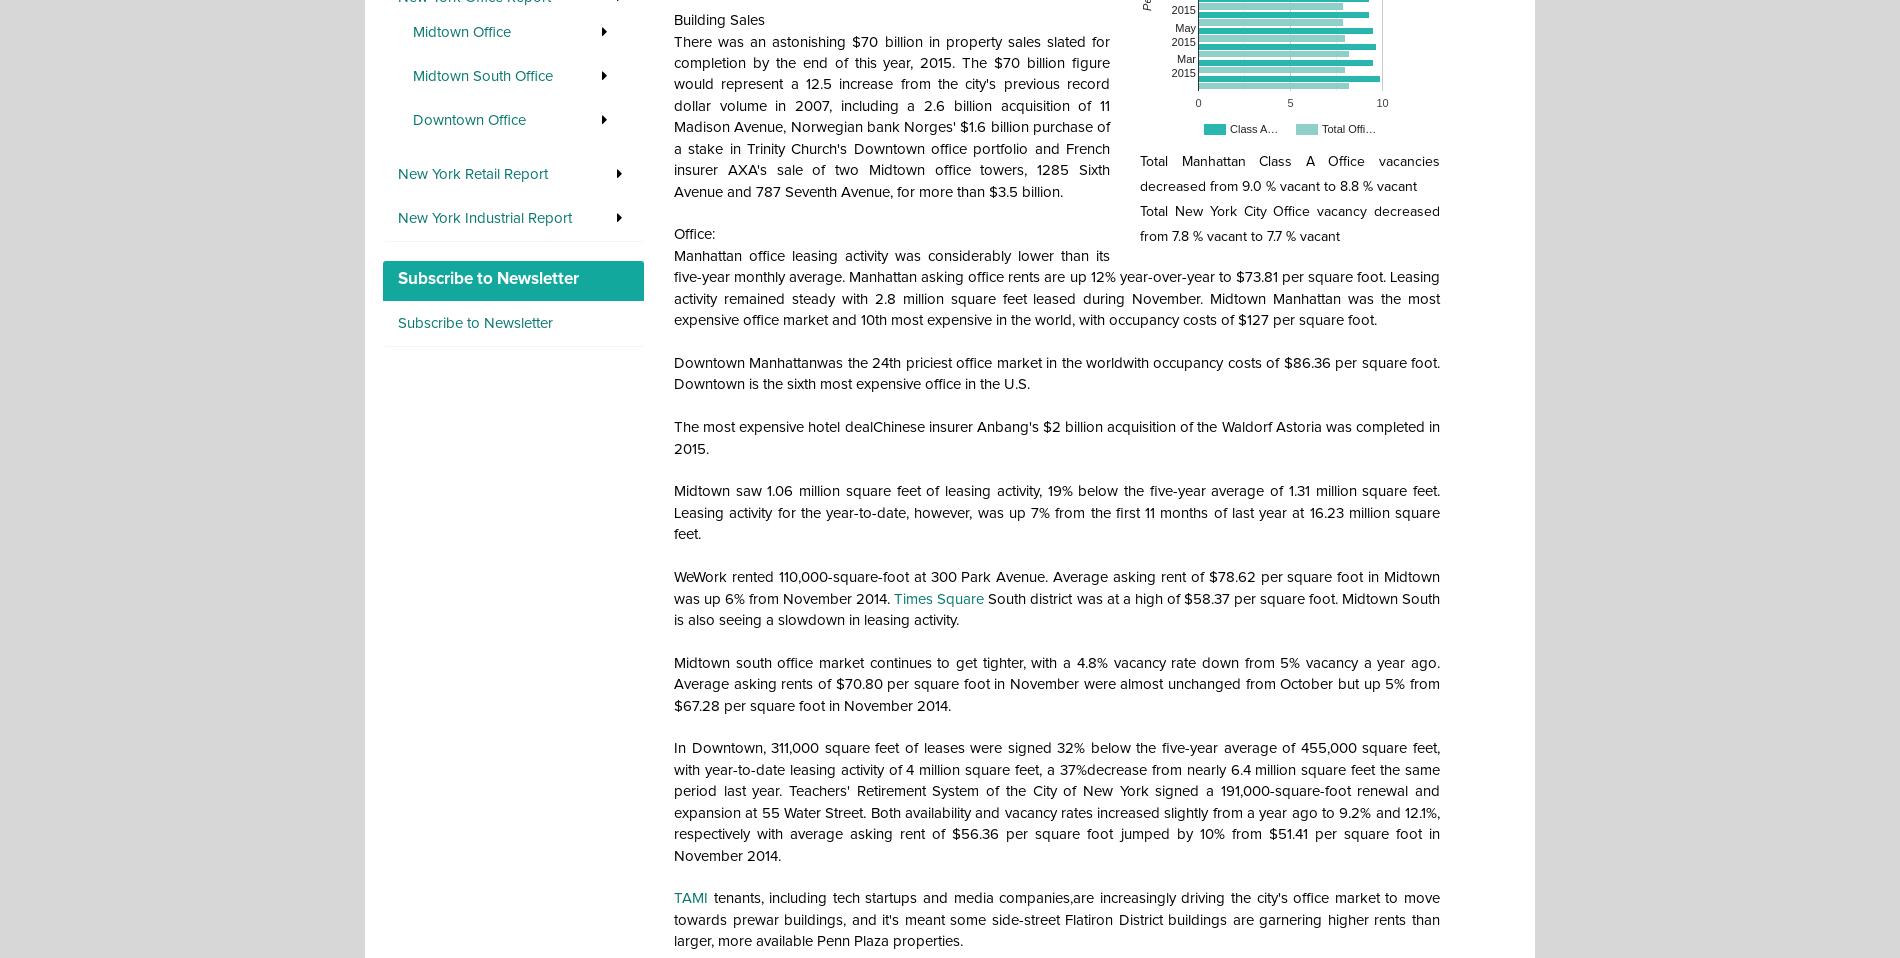 This screenshot has width=1900, height=958. I want to click on 'Total New York City Office vacancy decreased from 7.8 % vacant to 7.7 % vacant', so click(1140, 222).